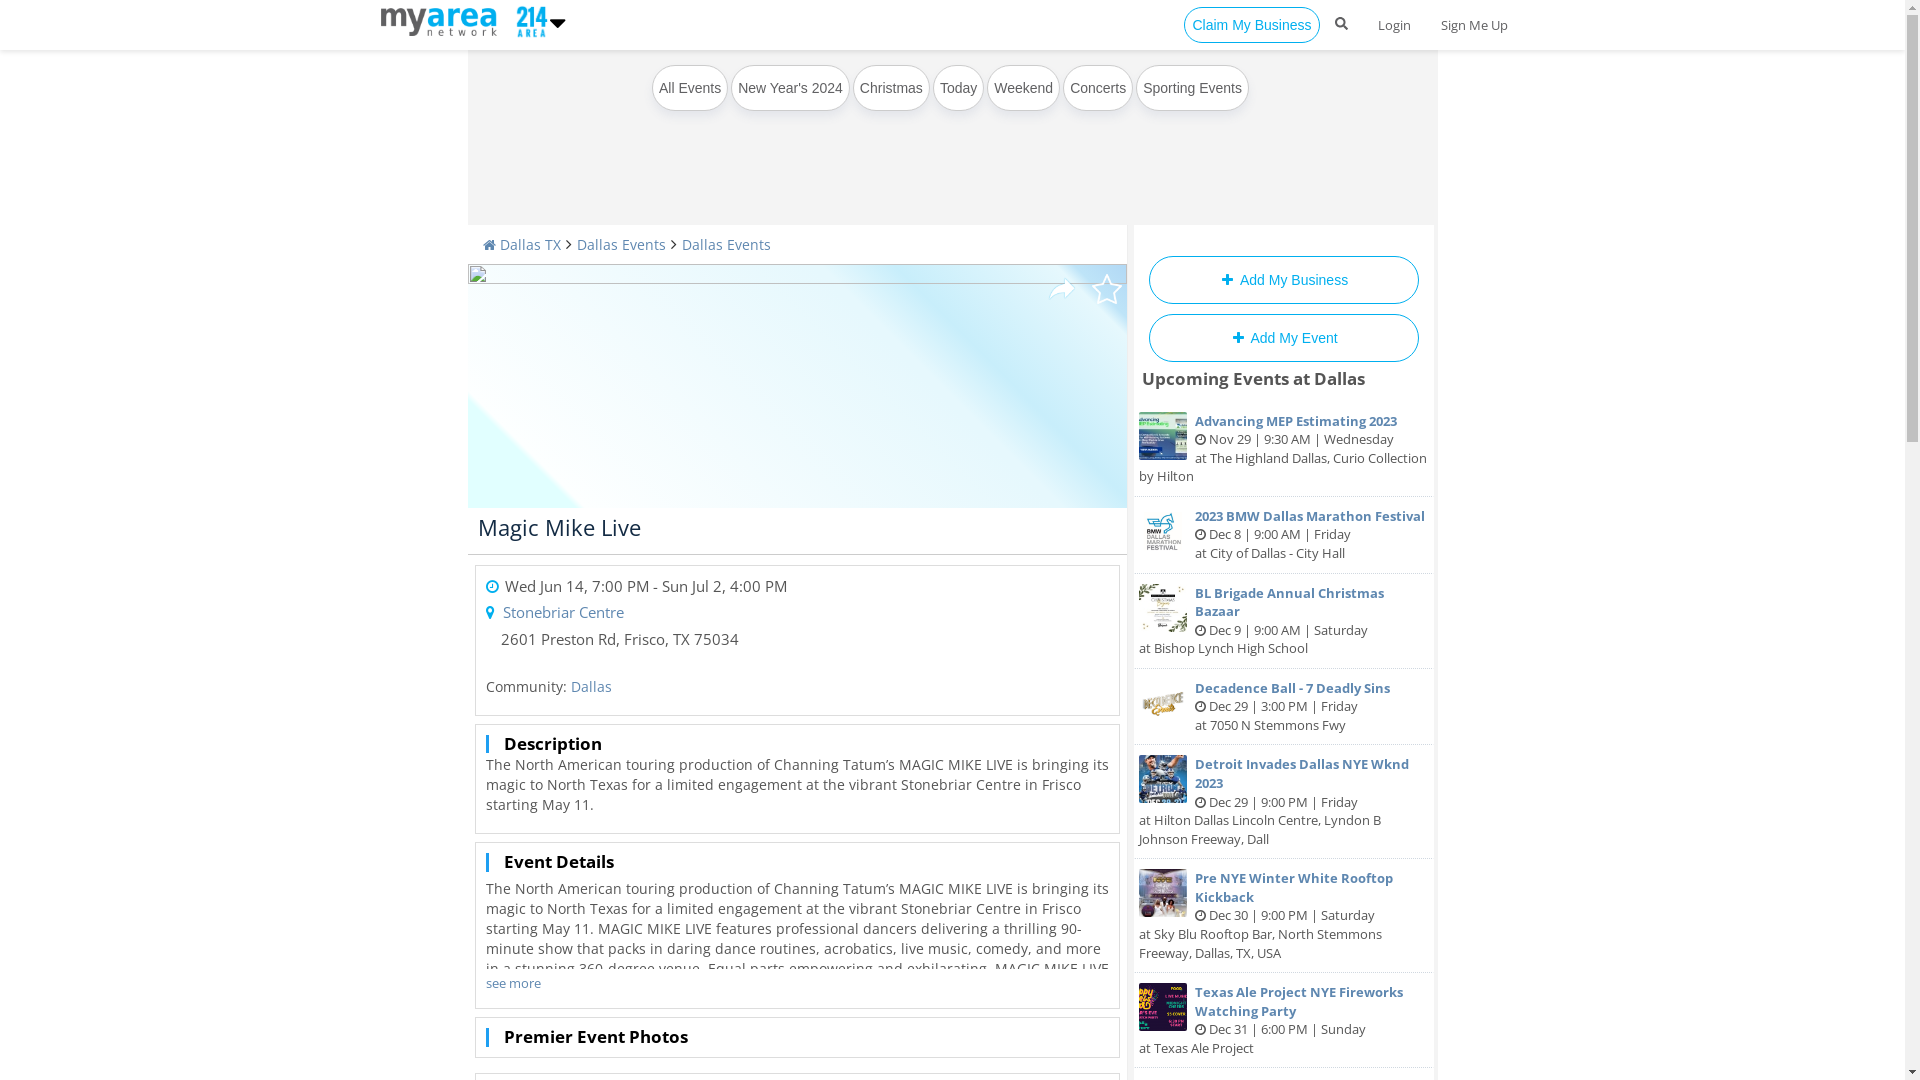 Image resolution: width=1920 pixels, height=1080 pixels. I want to click on 'Sign Me Up', so click(1474, 24).